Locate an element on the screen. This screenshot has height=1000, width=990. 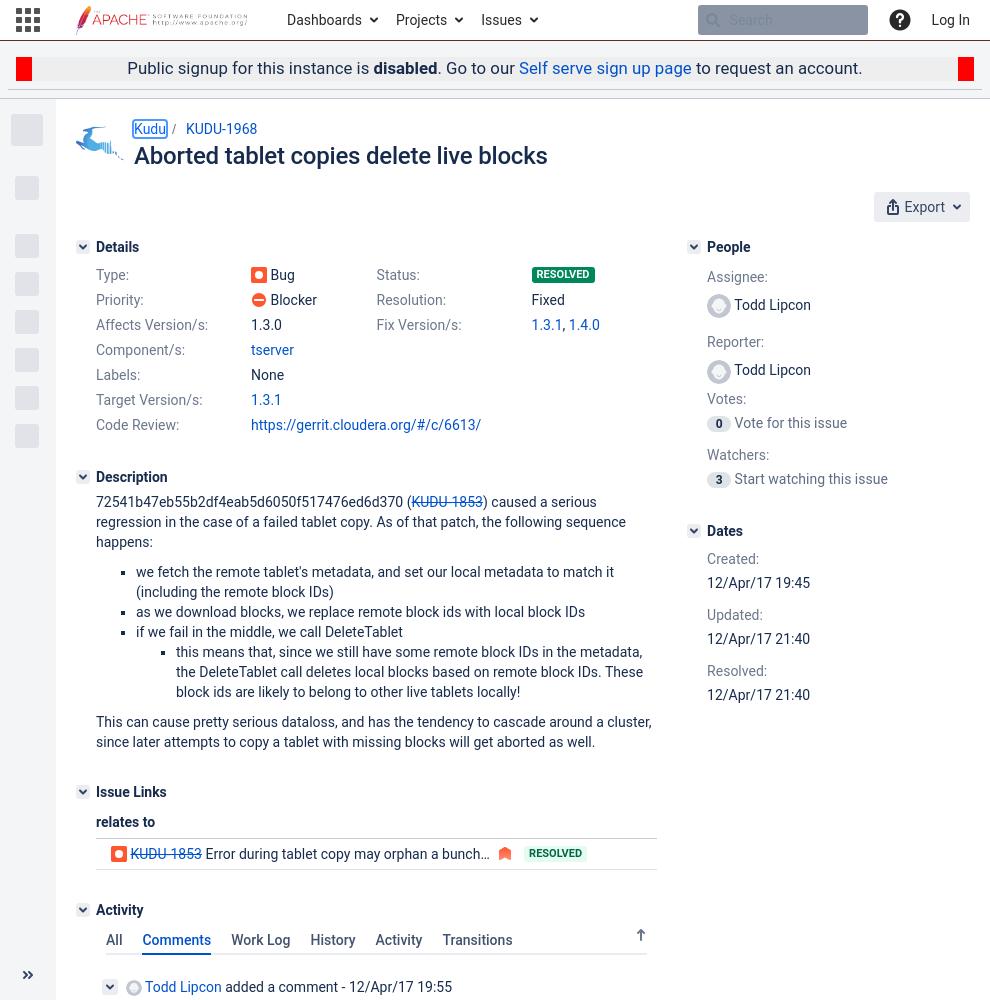
'People' is located at coordinates (727, 245).